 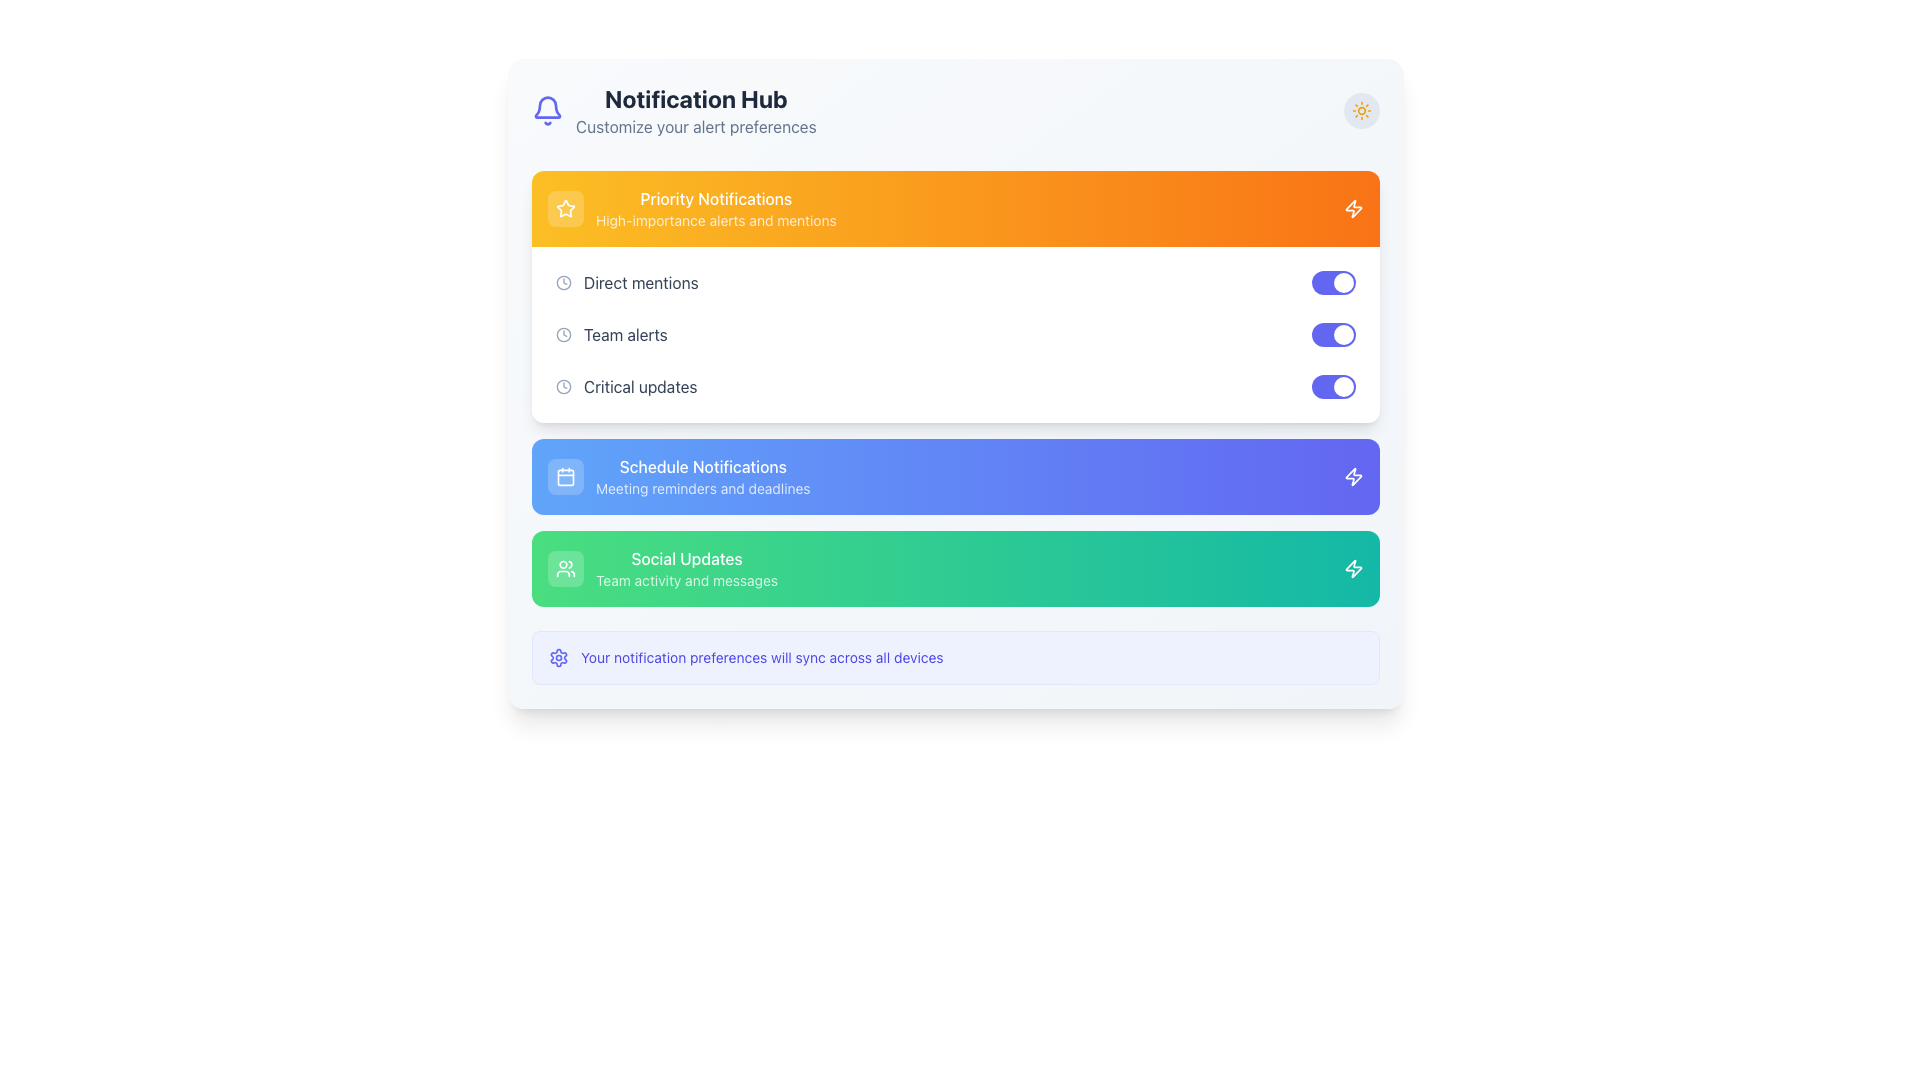 What do you see at coordinates (640, 386) in the screenshot?
I see `the 'Critical updates' text label` at bounding box center [640, 386].